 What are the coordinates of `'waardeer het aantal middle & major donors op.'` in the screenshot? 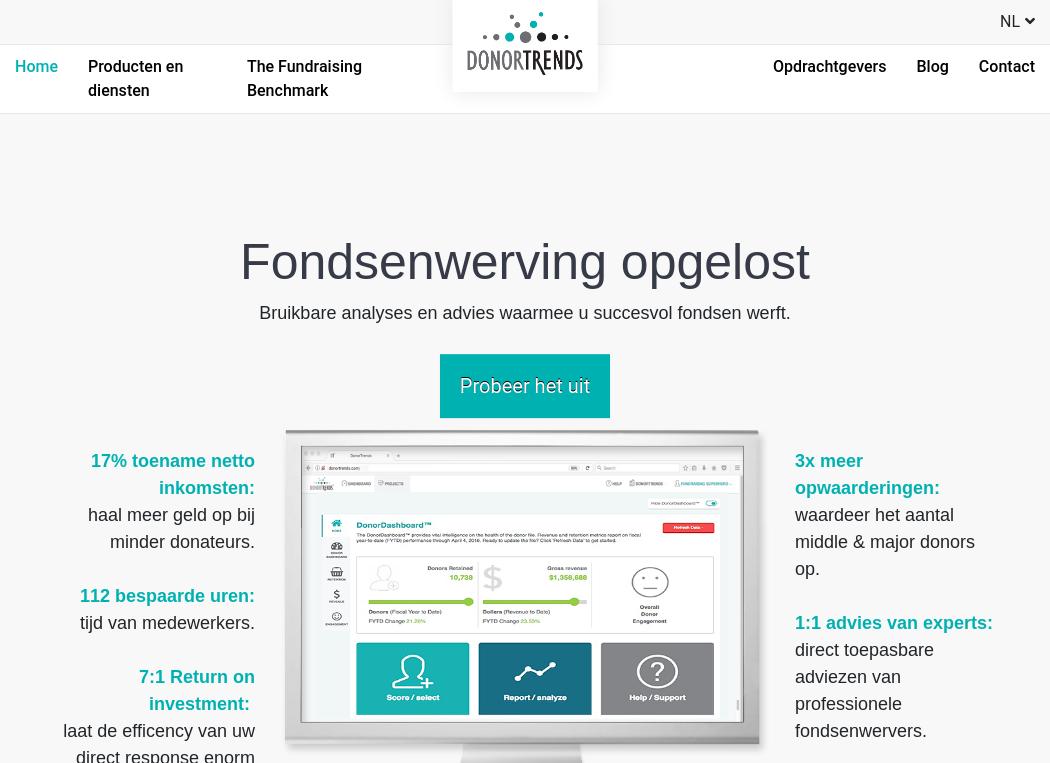 It's located at (884, 542).